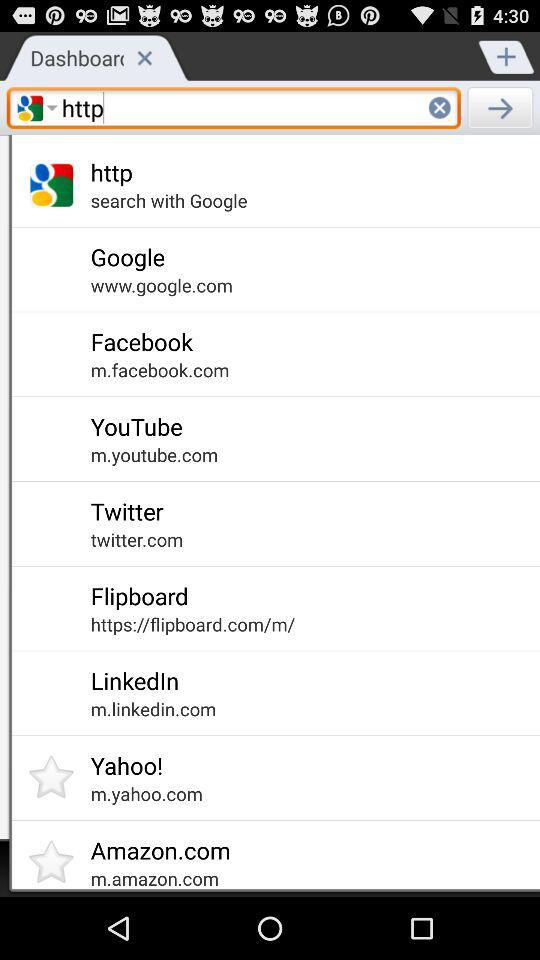  Describe the element at coordinates (499, 115) in the screenshot. I see `the arrow_forward icon` at that location.